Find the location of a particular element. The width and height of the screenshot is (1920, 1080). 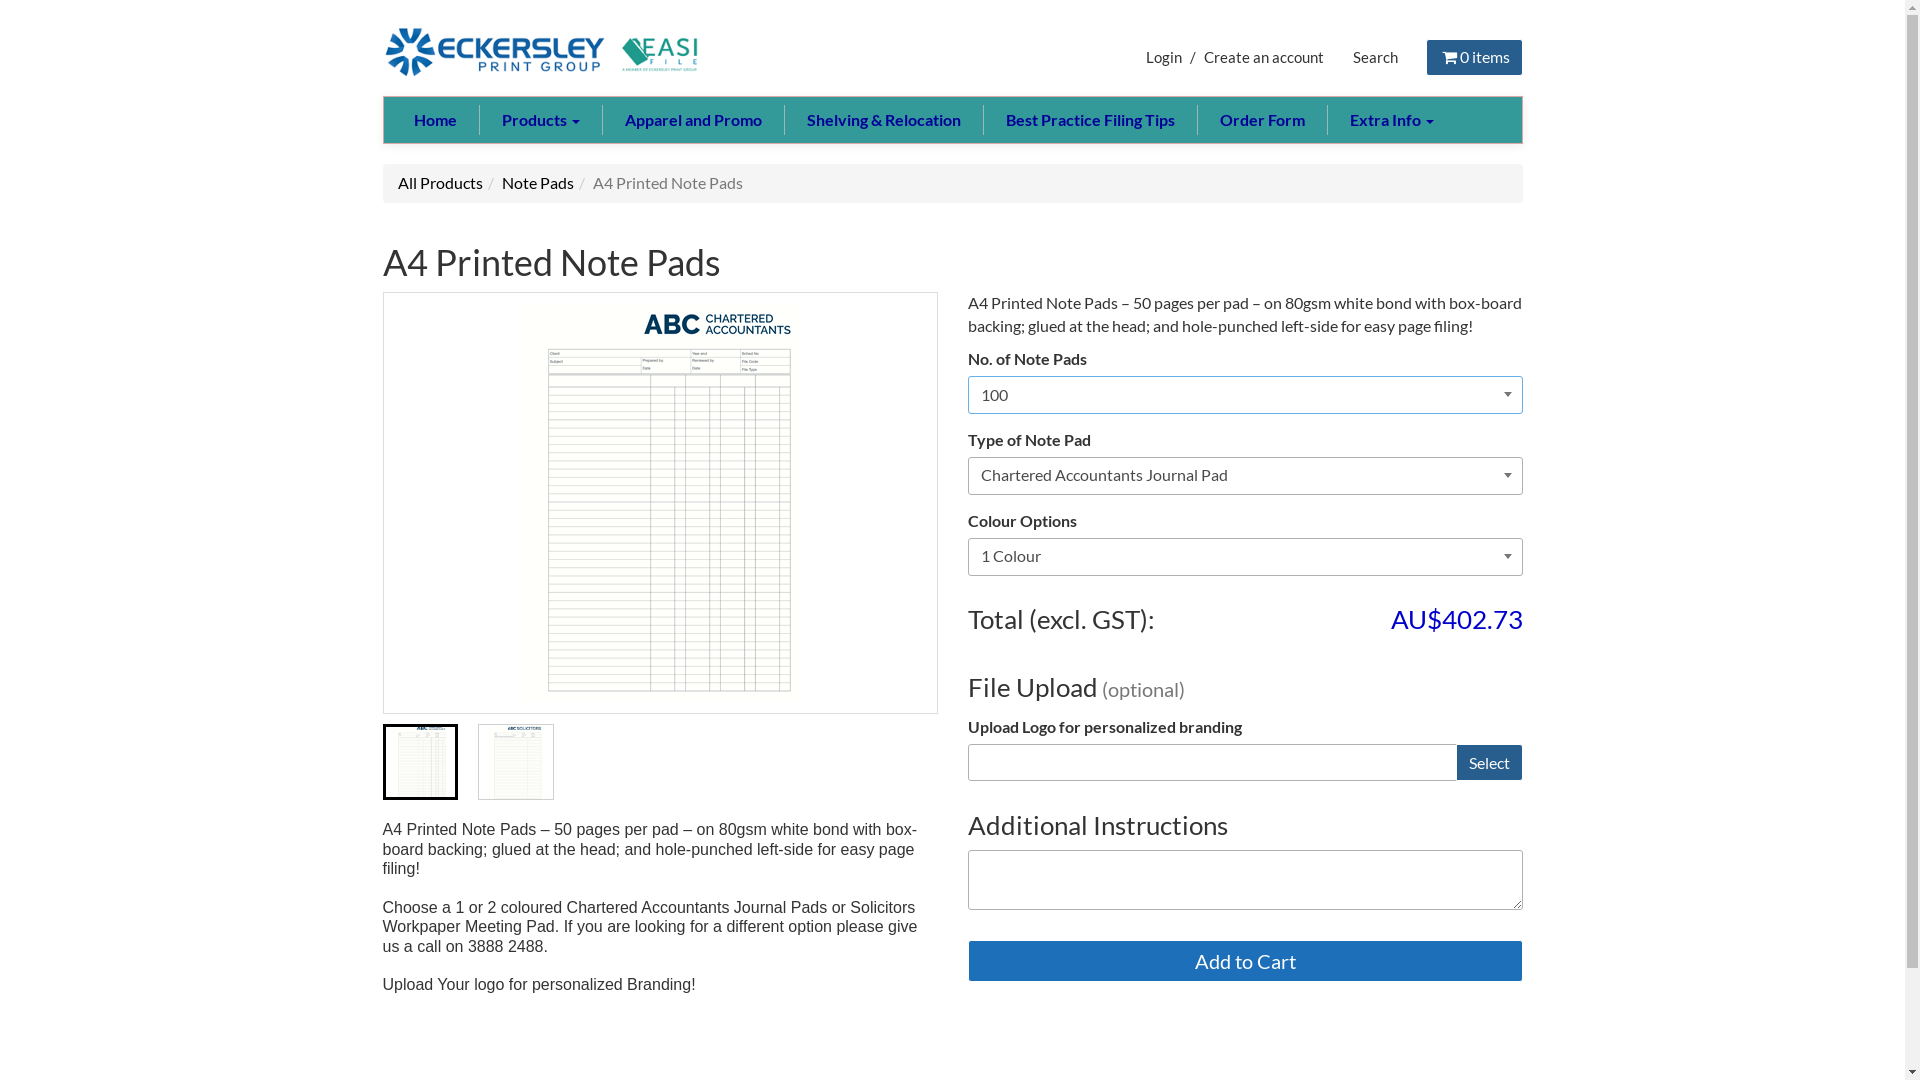

'Note Pads' is located at coordinates (537, 182).